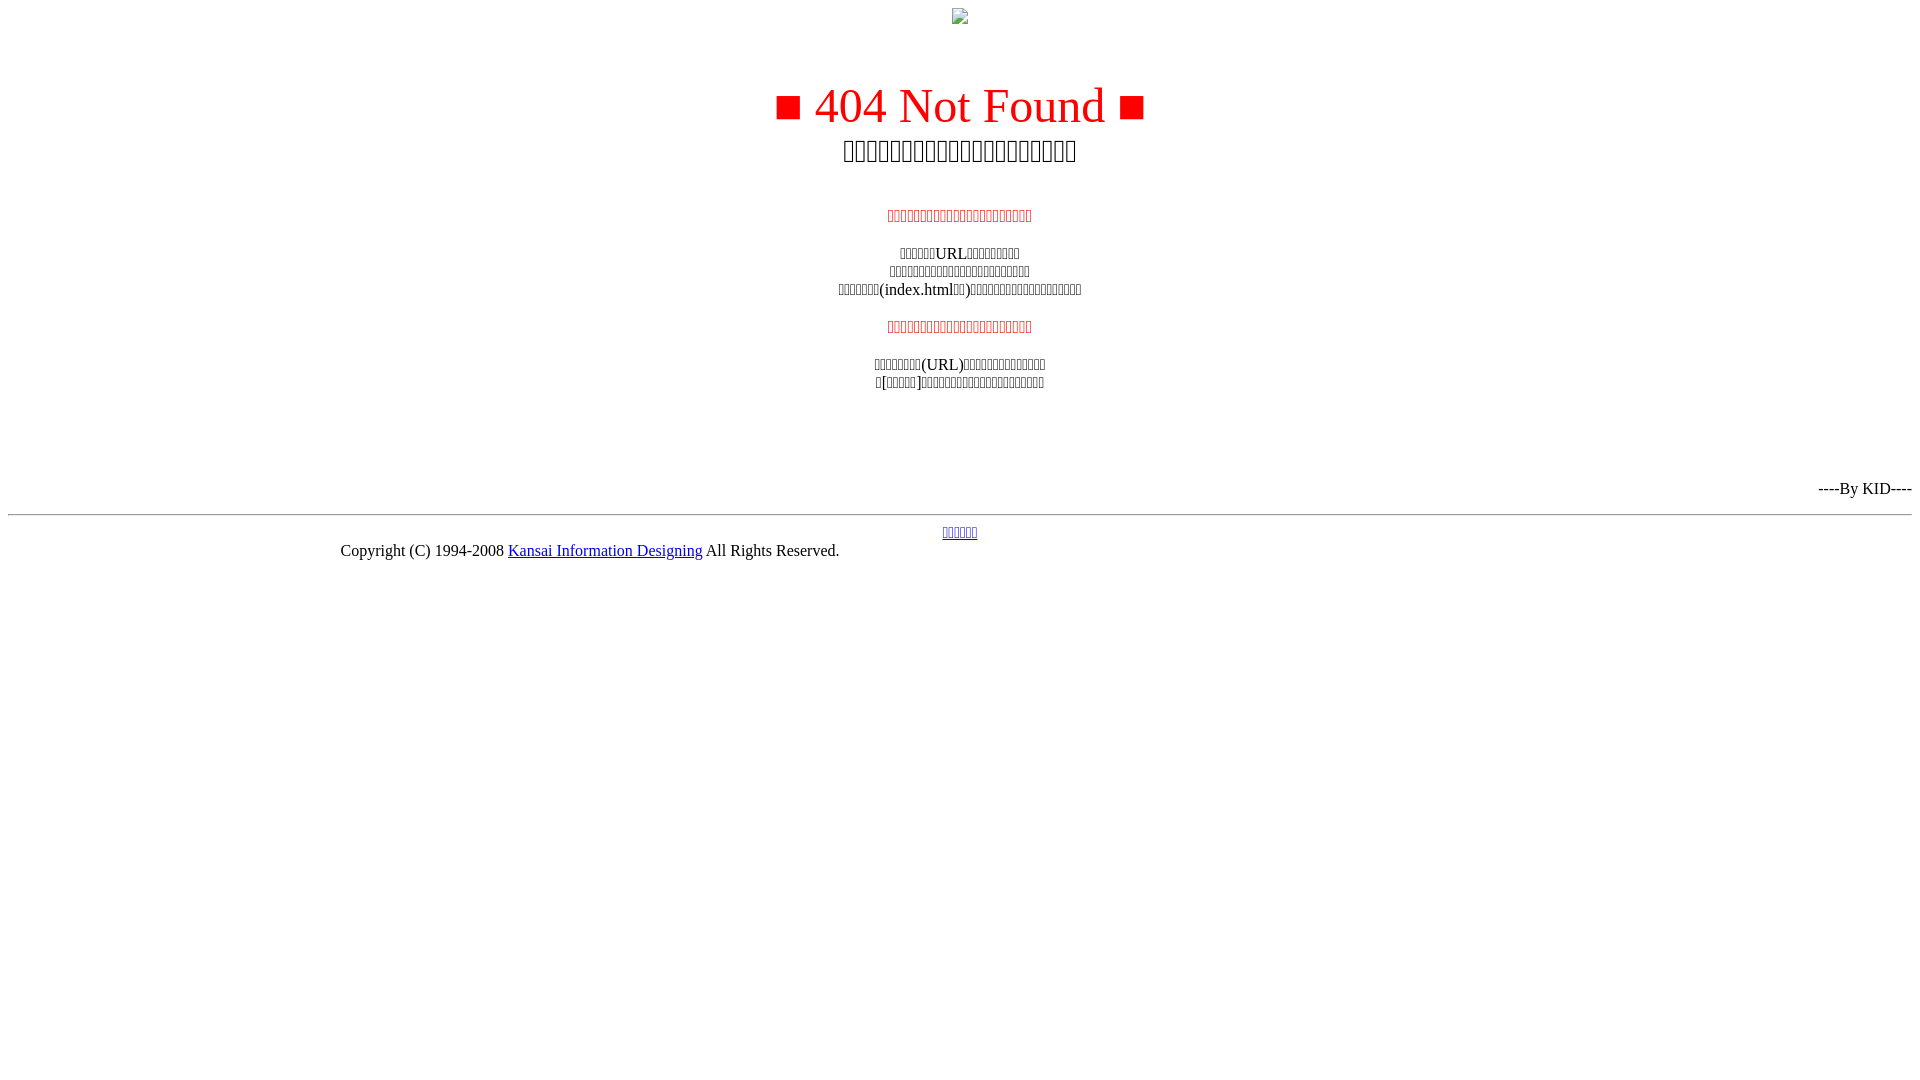 This screenshot has height=1080, width=1920. What do you see at coordinates (604, 550) in the screenshot?
I see `'Kansai Information Designing'` at bounding box center [604, 550].